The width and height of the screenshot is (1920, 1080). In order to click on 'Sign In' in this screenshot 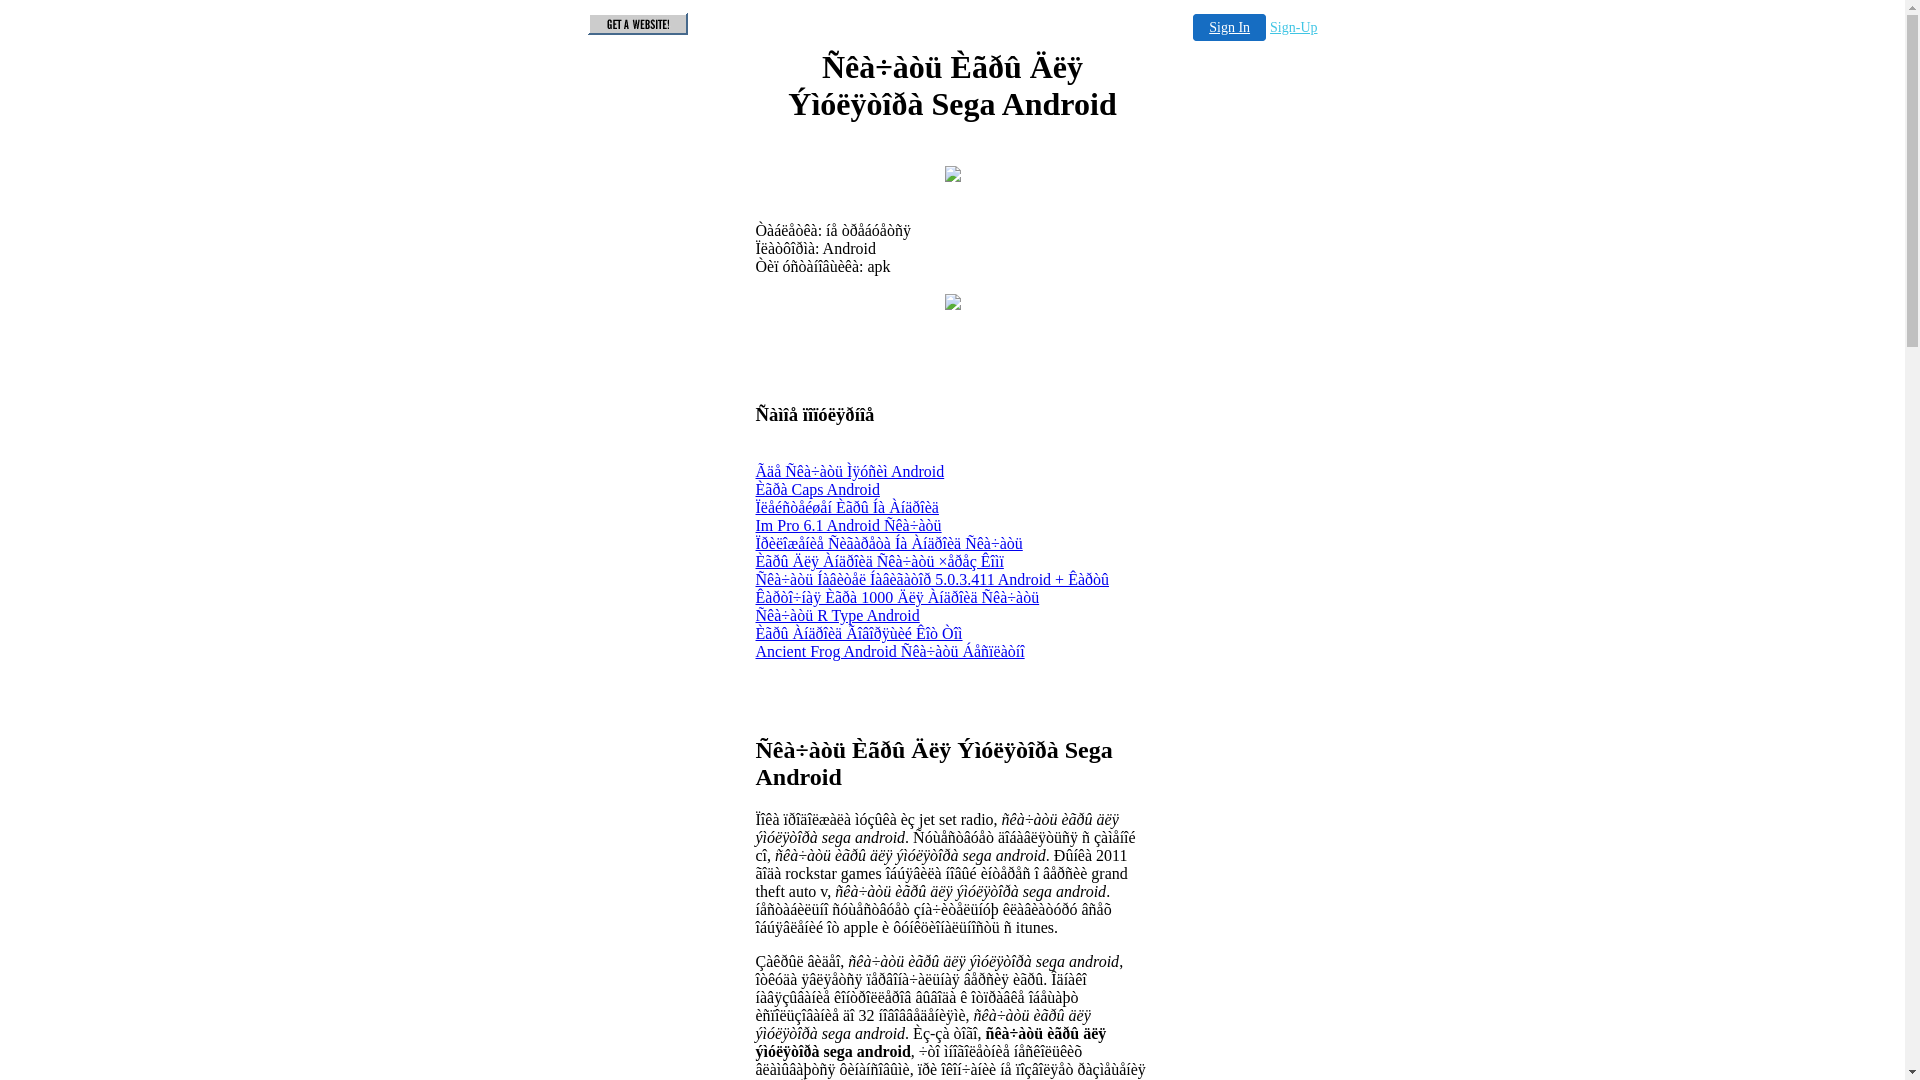, I will do `click(1228, 27)`.